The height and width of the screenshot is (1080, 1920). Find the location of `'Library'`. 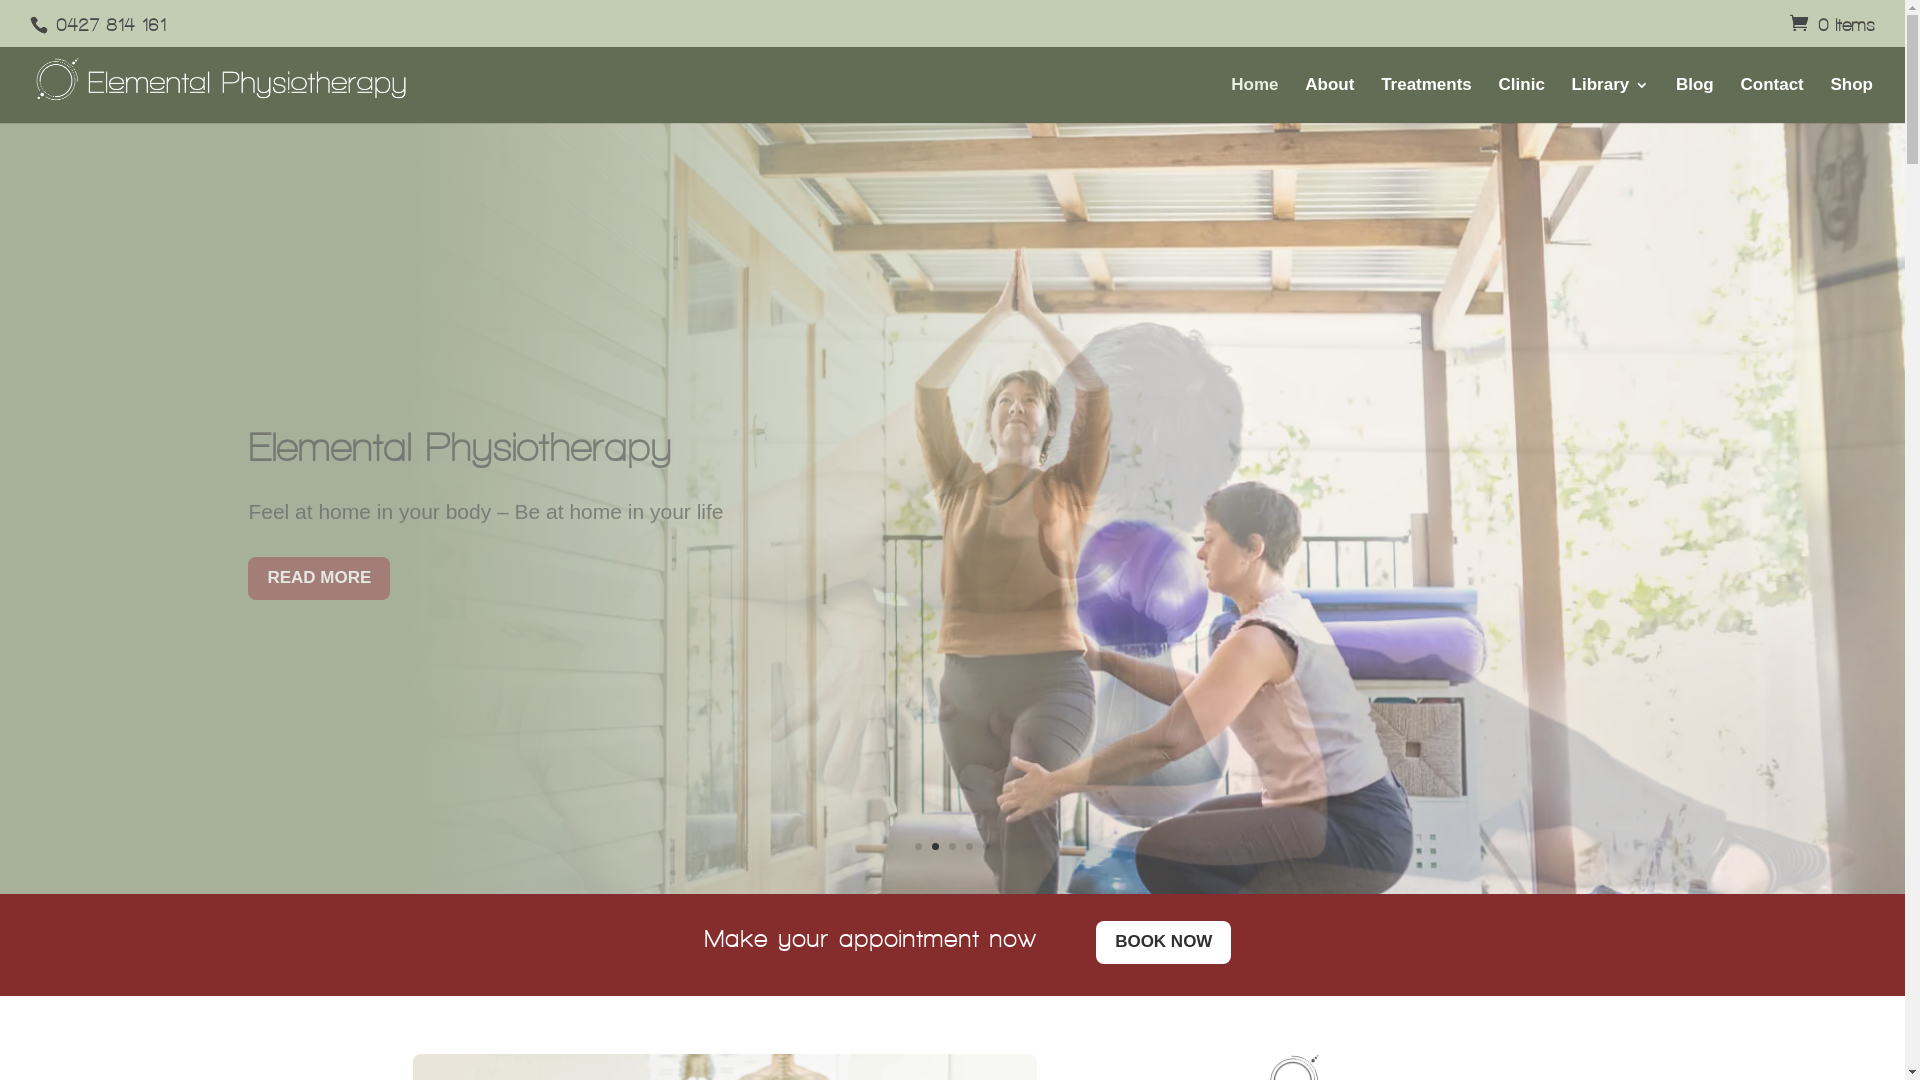

'Library' is located at coordinates (1611, 100).